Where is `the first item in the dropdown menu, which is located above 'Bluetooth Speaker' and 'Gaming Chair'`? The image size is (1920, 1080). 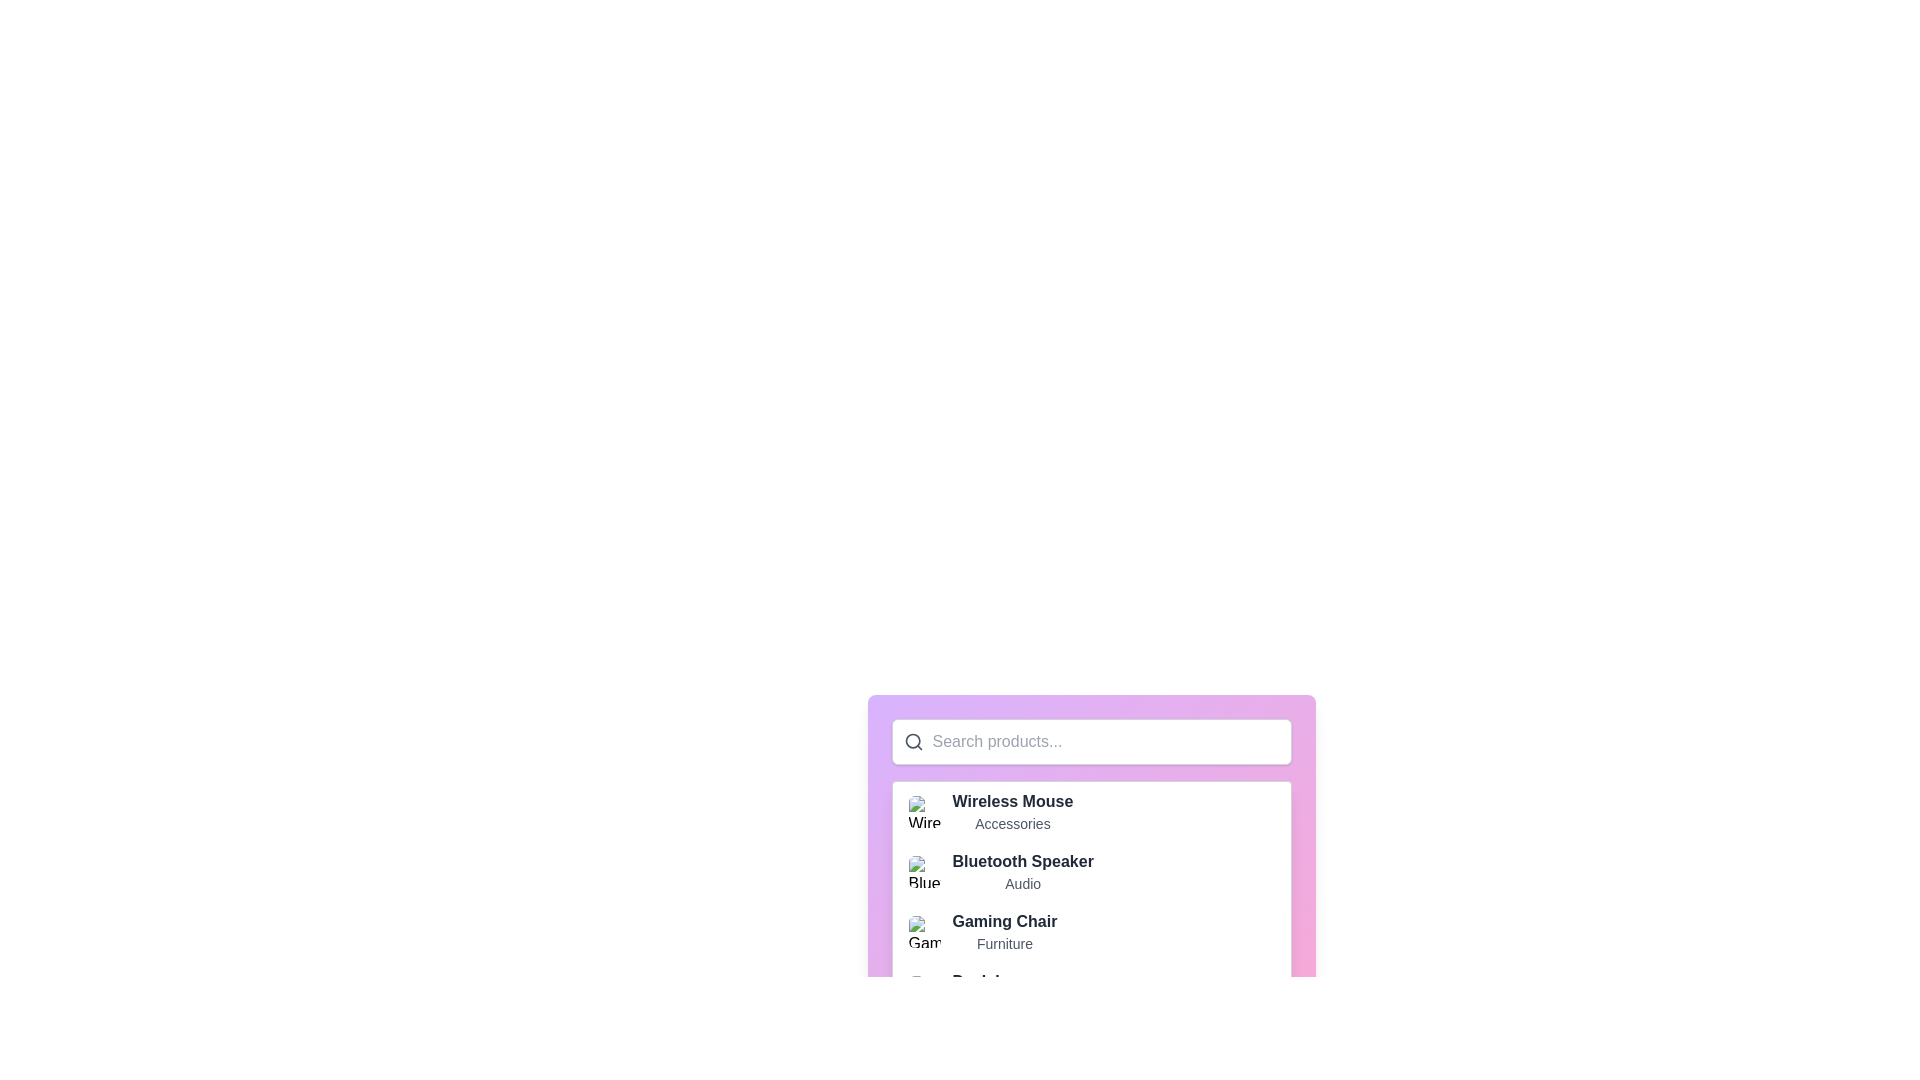 the first item in the dropdown menu, which is located above 'Bluetooth Speaker' and 'Gaming Chair' is located at coordinates (1090, 812).